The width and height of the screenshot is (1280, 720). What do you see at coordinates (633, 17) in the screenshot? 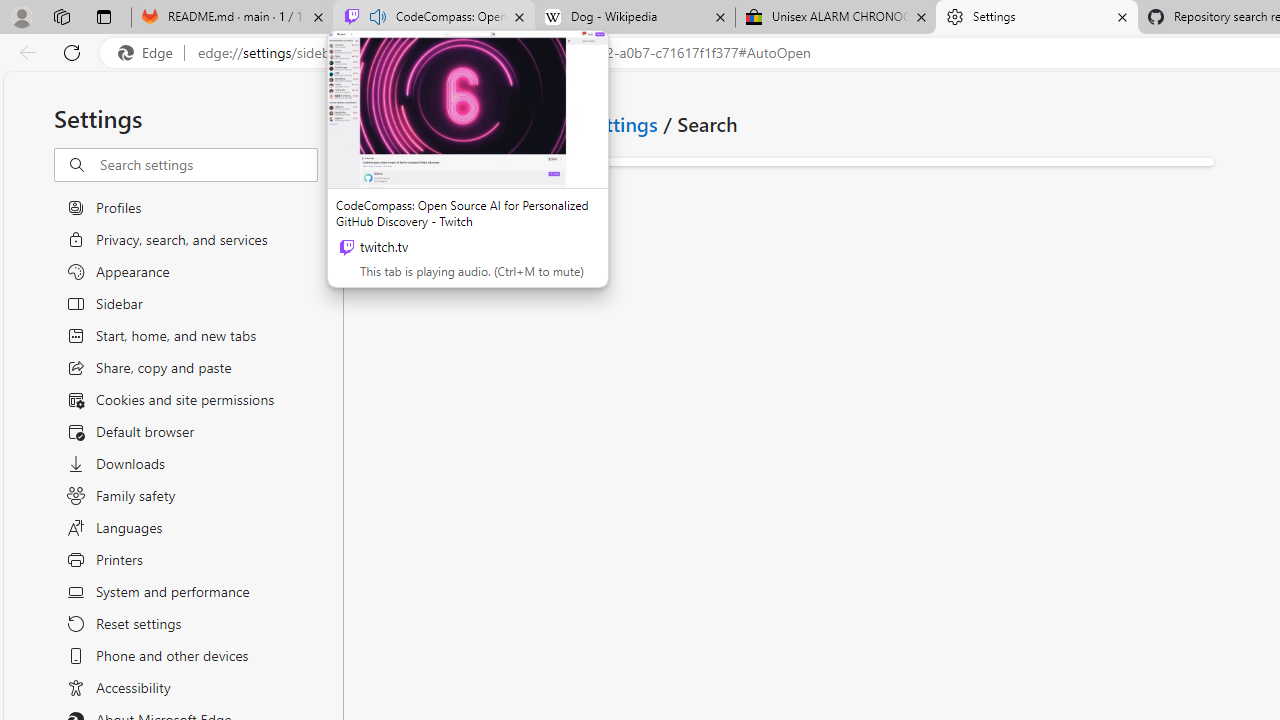
I see `'Dog - Wikipedia'` at bounding box center [633, 17].